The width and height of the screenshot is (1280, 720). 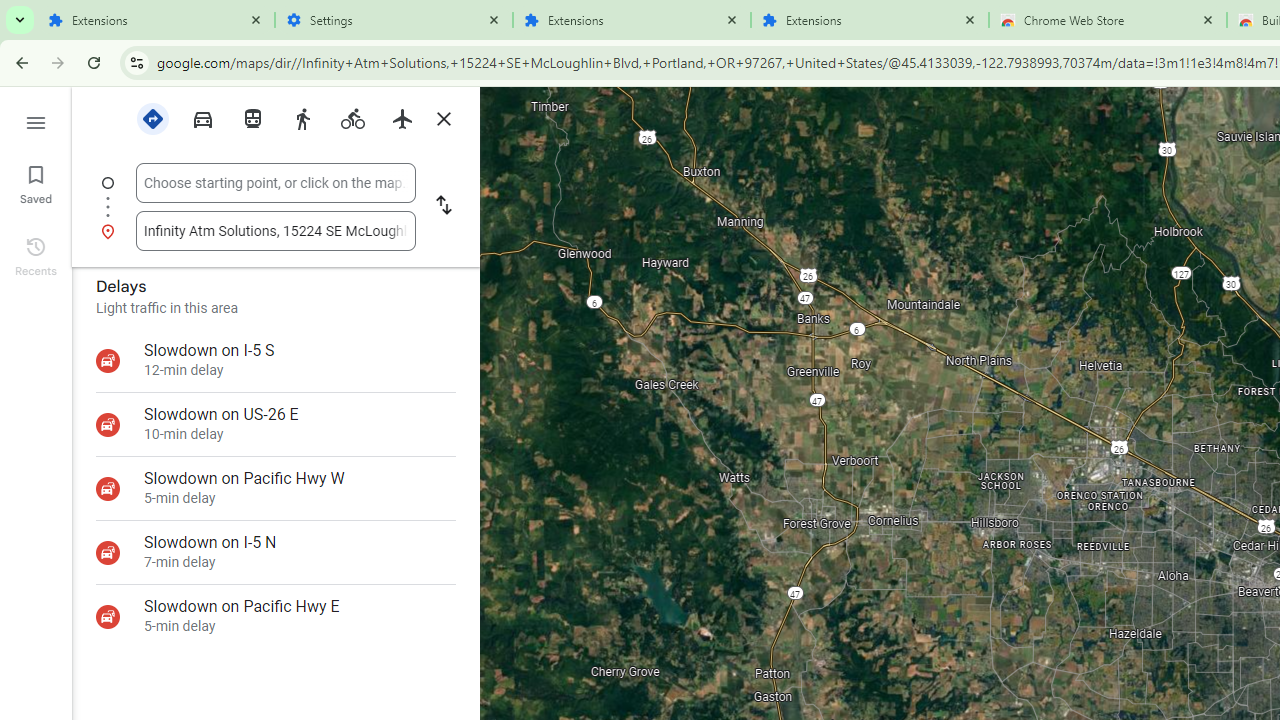 I want to click on 'Driving', so click(x=202, y=117).